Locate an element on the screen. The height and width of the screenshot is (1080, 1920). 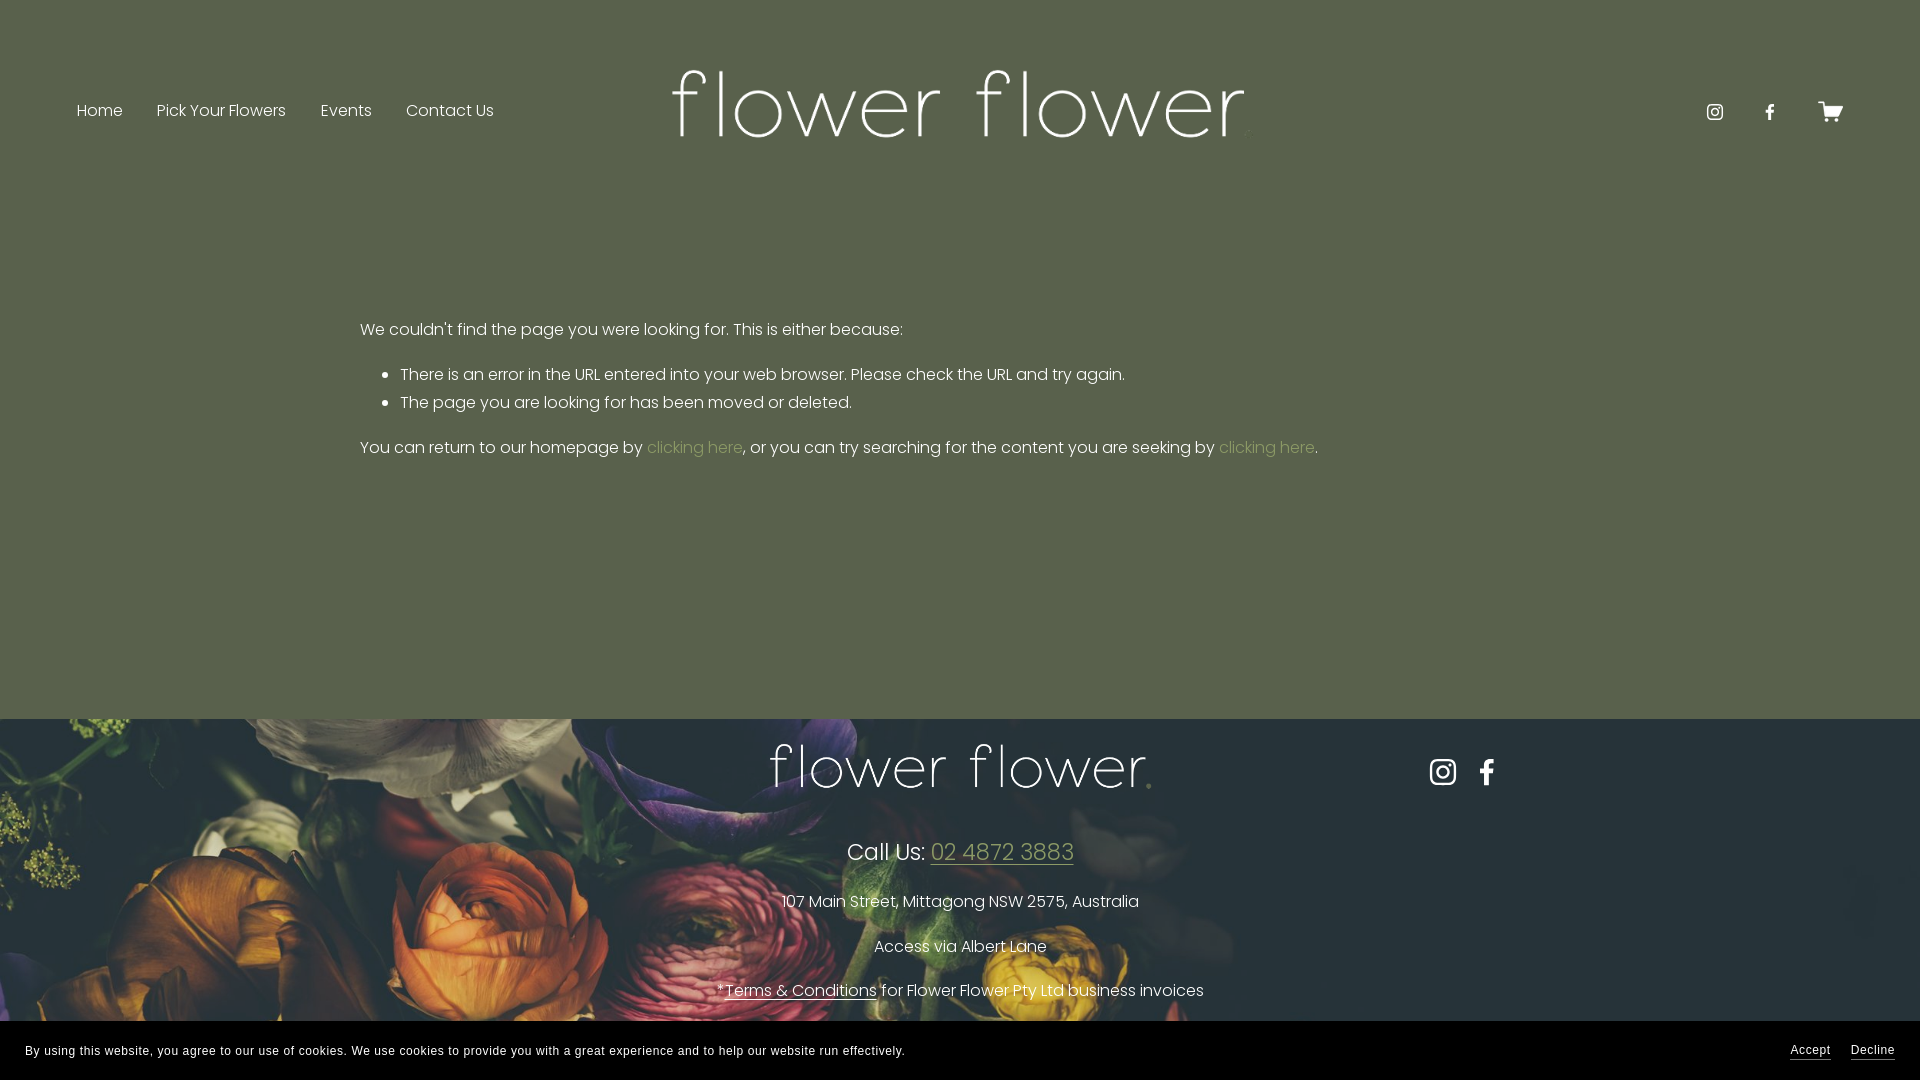
'Events' is located at coordinates (346, 111).